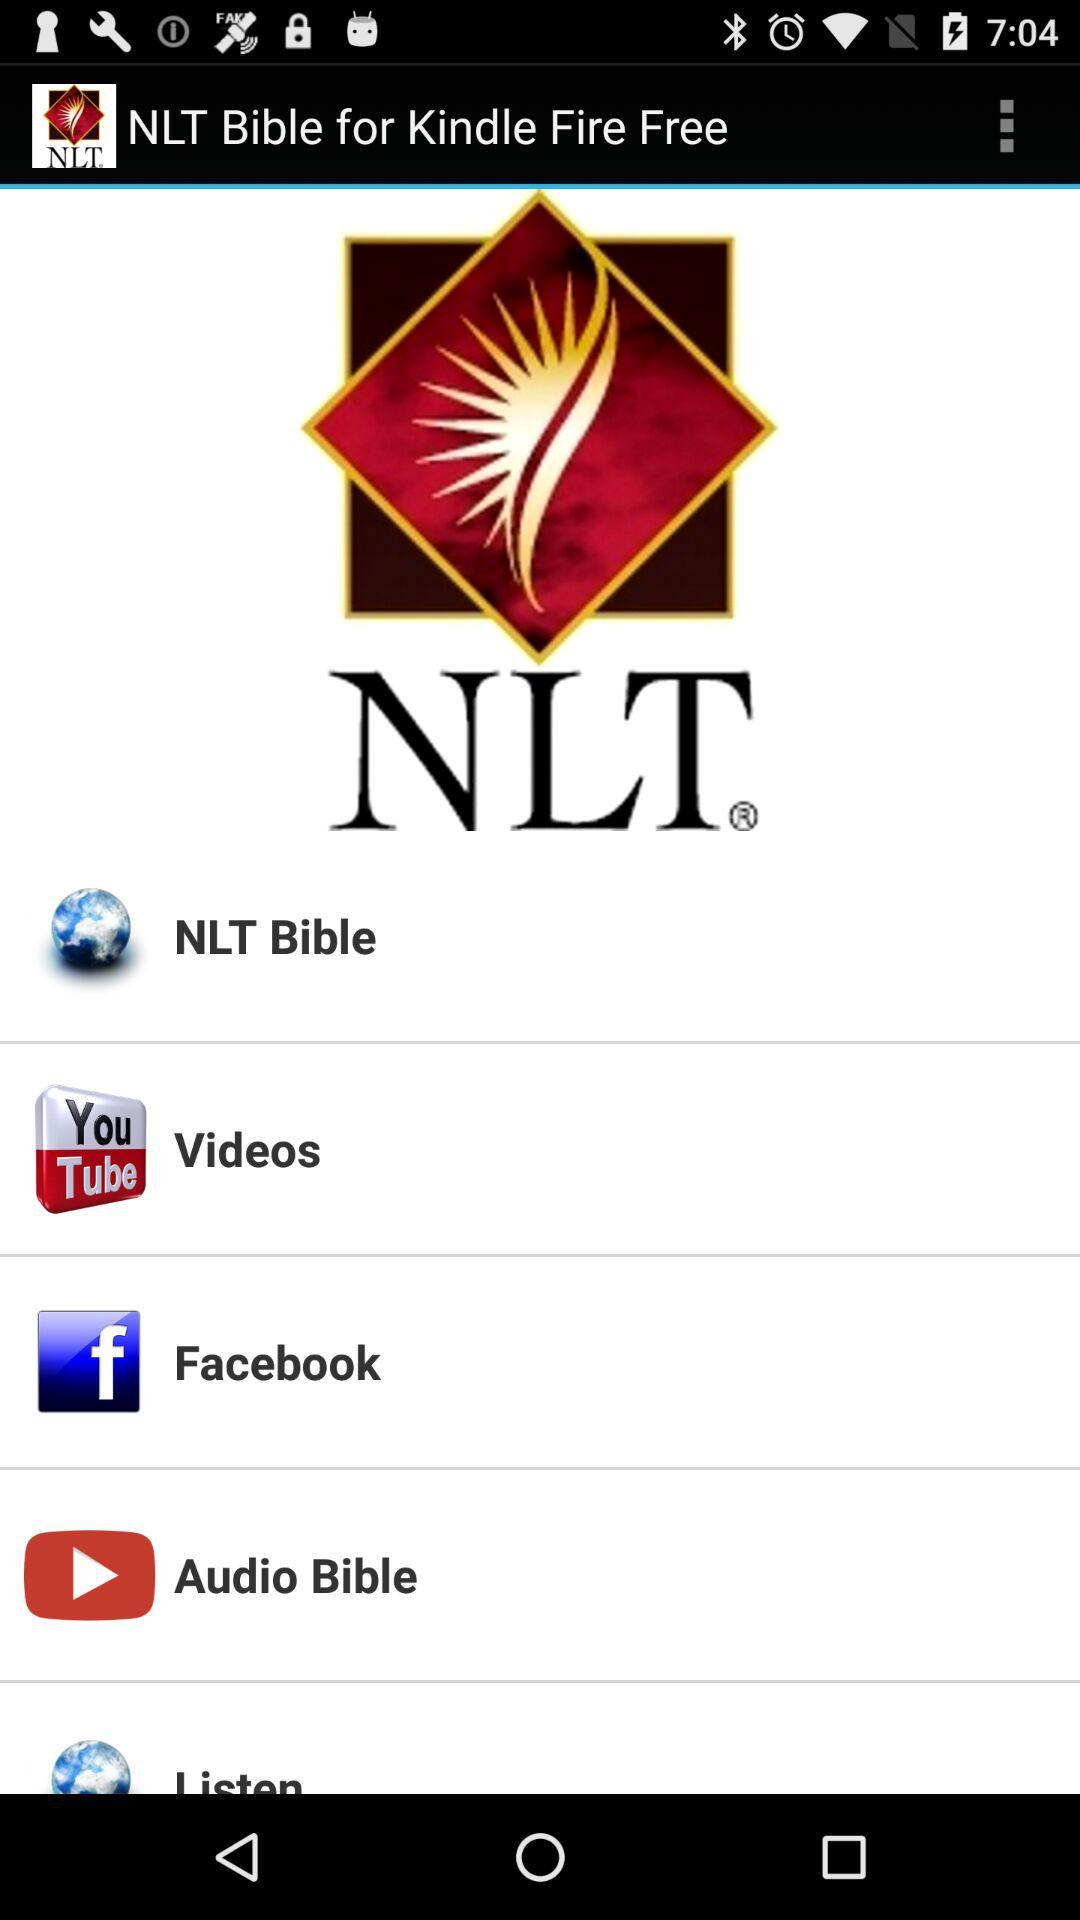 This screenshot has height=1920, width=1080. I want to click on item at the top right corner, so click(1006, 124).